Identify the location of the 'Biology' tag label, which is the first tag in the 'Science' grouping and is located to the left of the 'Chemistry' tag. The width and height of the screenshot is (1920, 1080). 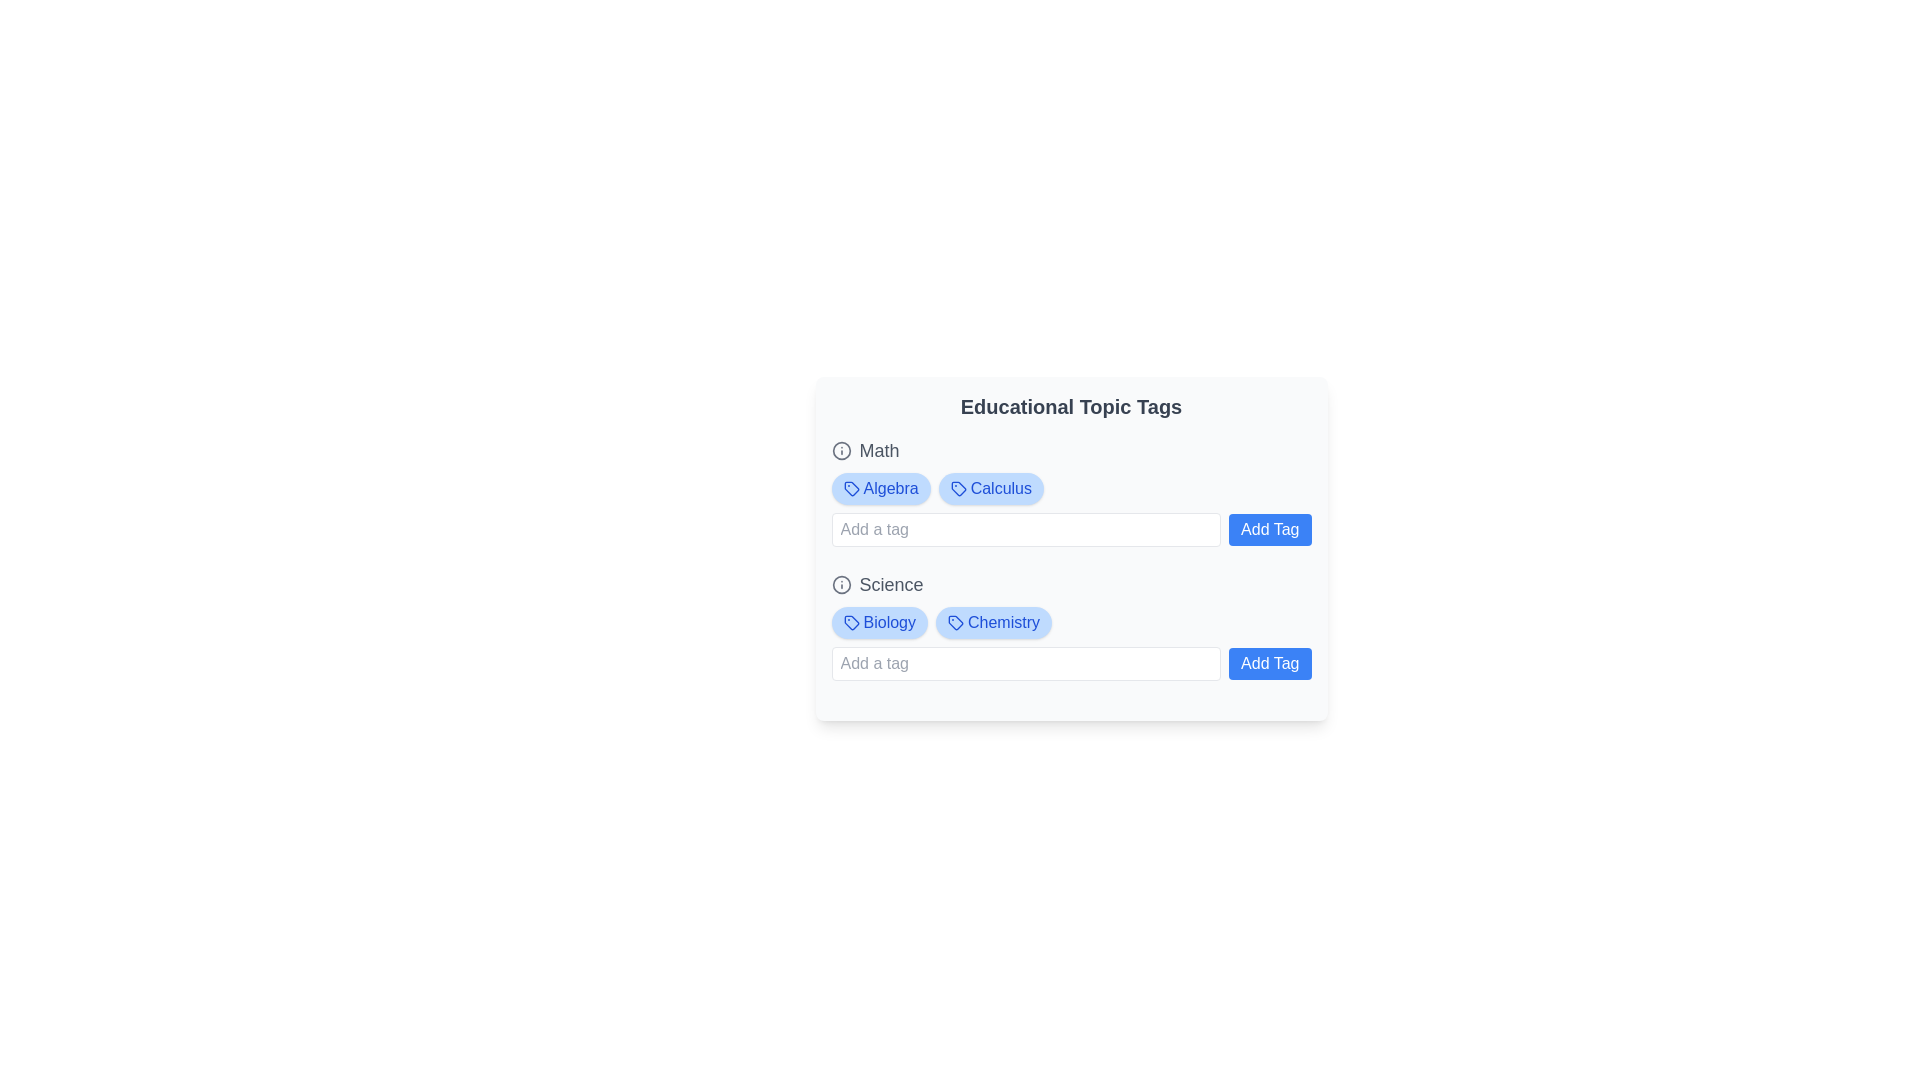
(879, 622).